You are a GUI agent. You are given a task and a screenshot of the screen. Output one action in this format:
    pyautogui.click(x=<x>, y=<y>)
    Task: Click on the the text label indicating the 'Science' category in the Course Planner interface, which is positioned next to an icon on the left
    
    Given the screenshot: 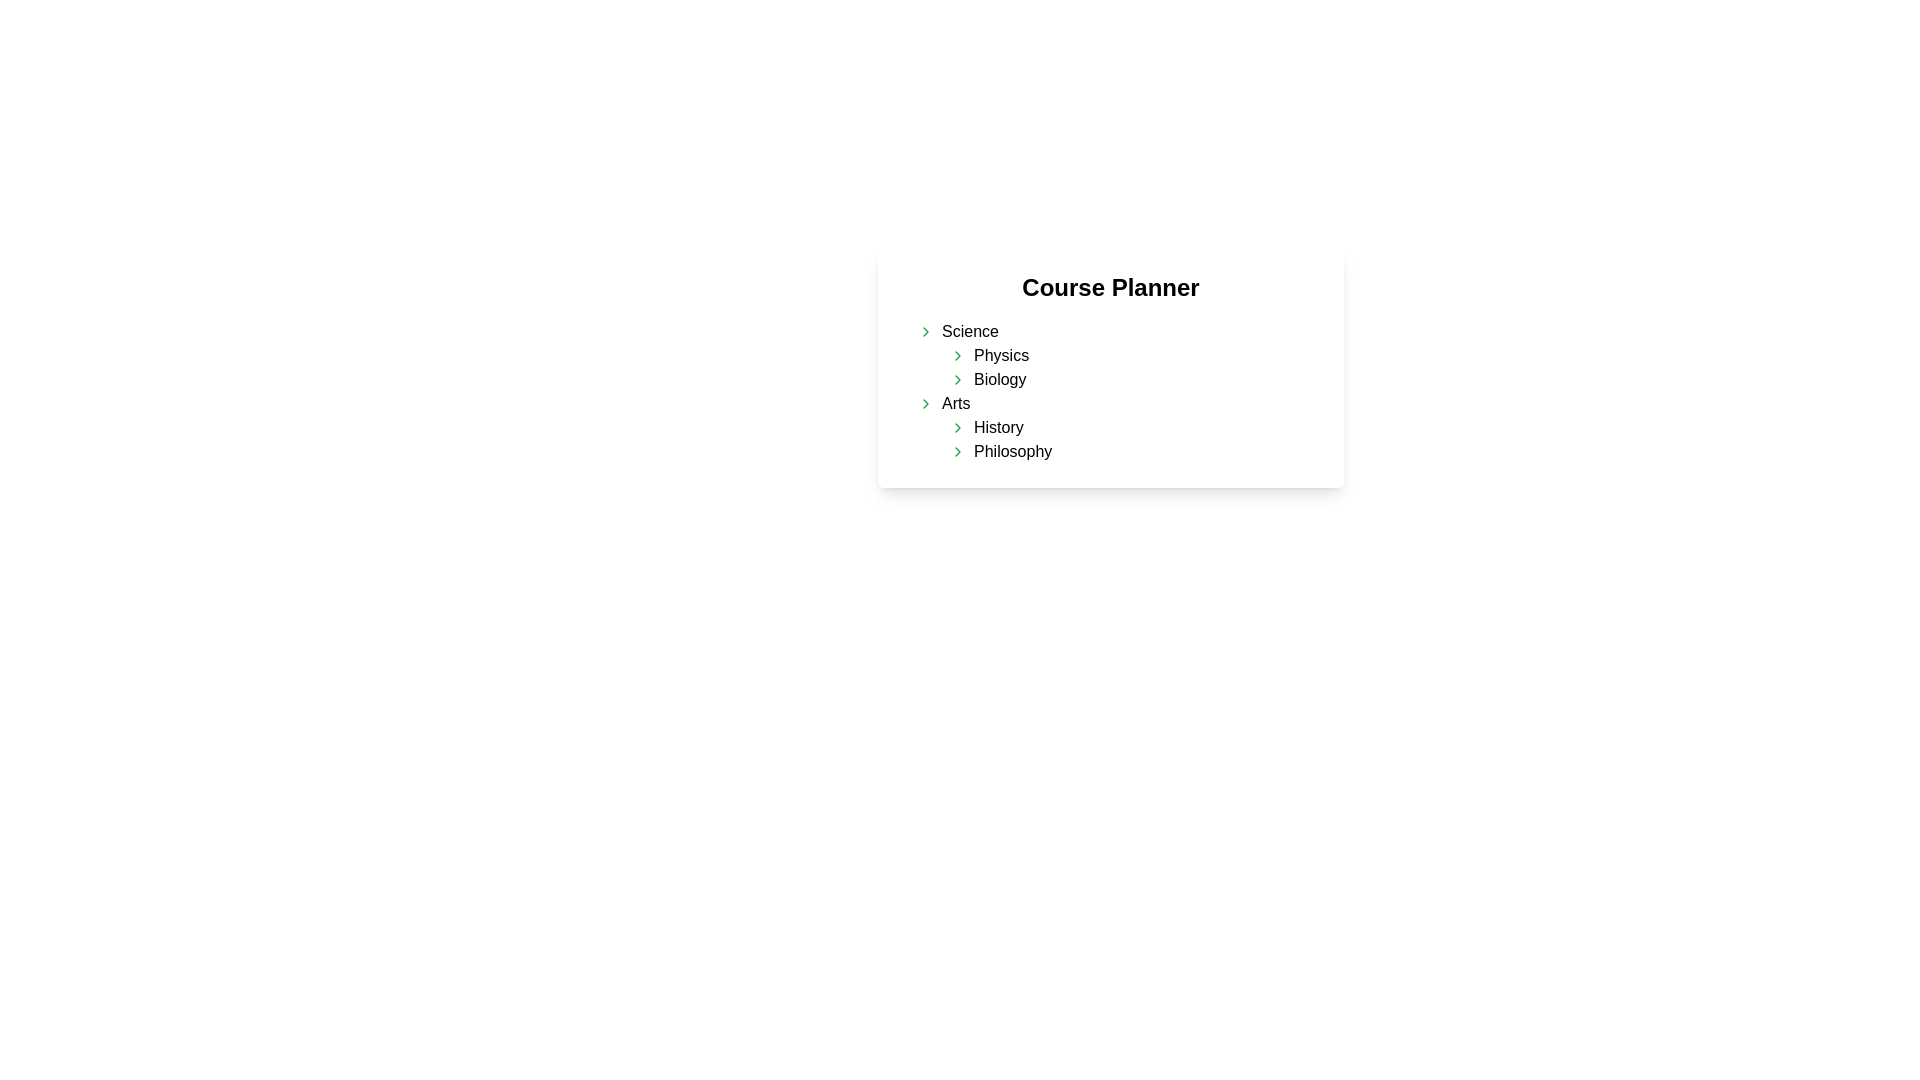 What is the action you would take?
    pyautogui.click(x=970, y=330)
    